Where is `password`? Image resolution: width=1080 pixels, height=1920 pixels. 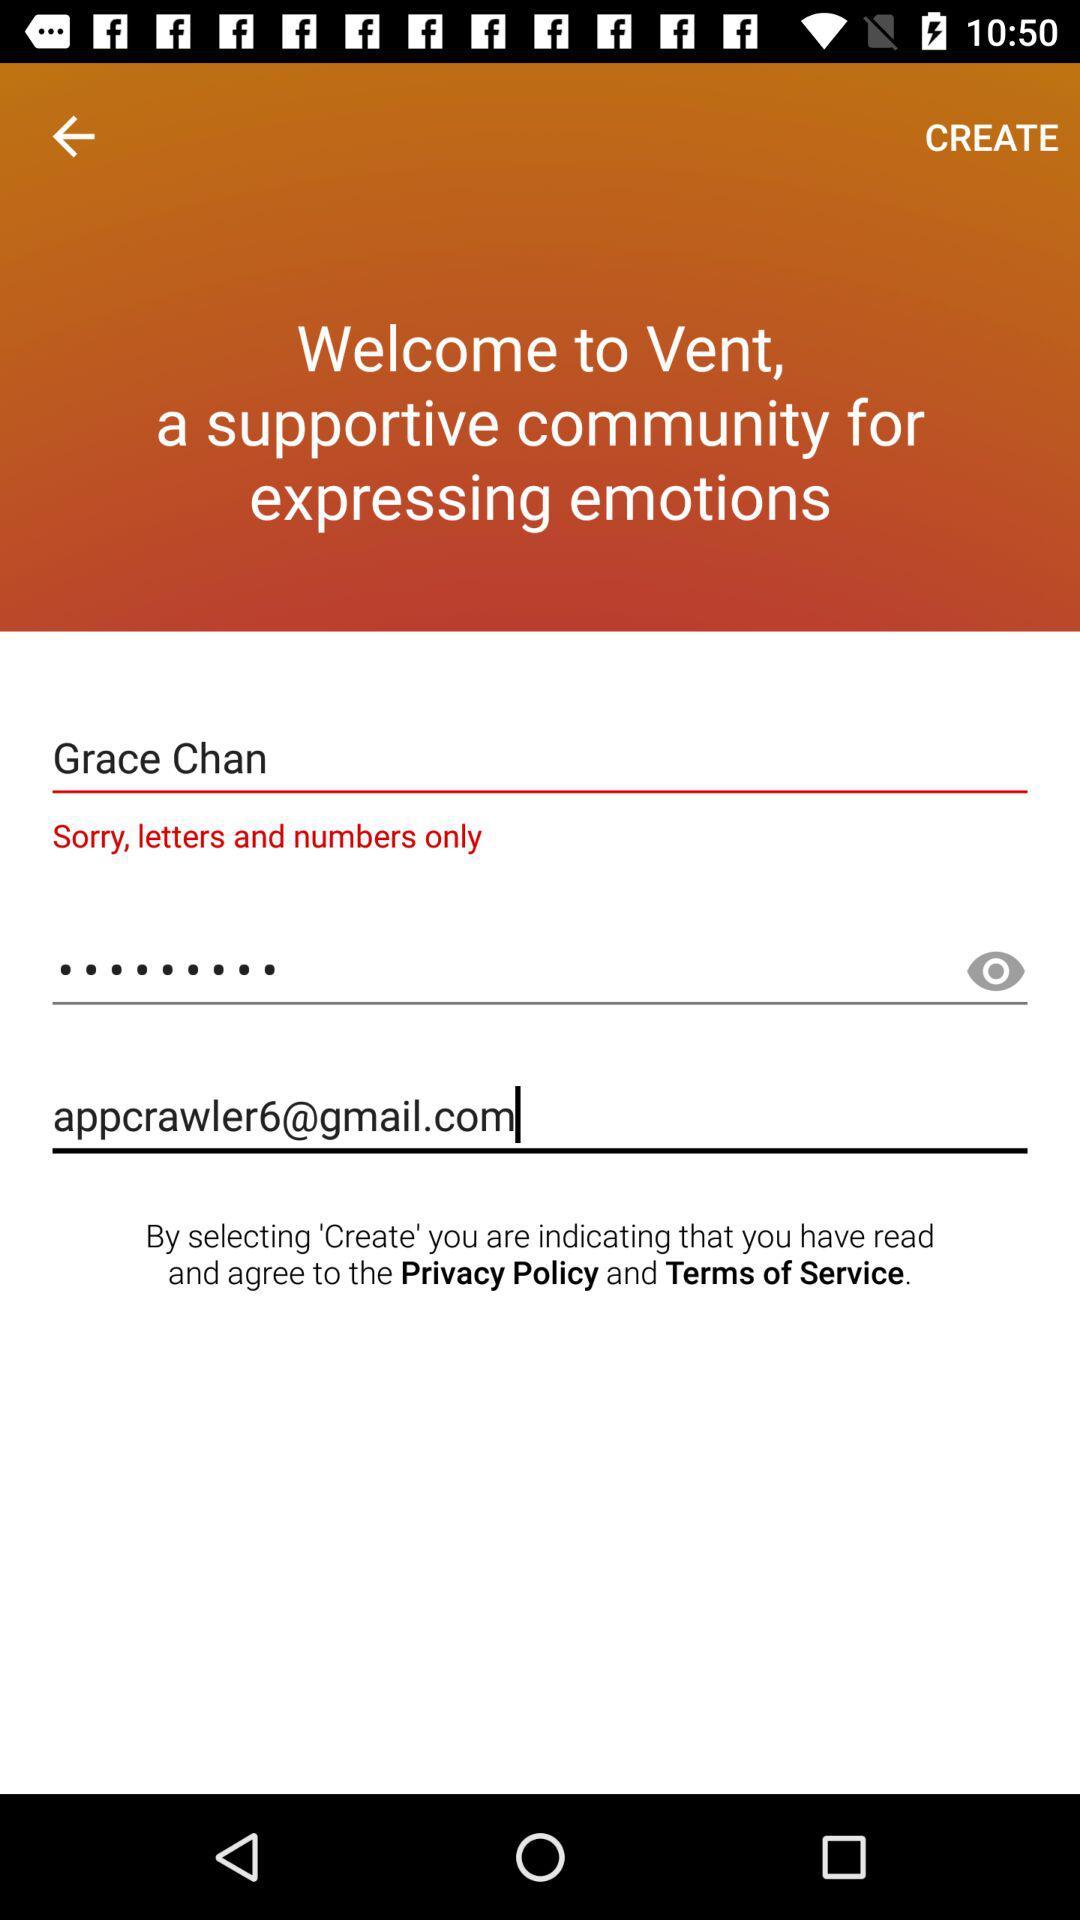 password is located at coordinates (995, 972).